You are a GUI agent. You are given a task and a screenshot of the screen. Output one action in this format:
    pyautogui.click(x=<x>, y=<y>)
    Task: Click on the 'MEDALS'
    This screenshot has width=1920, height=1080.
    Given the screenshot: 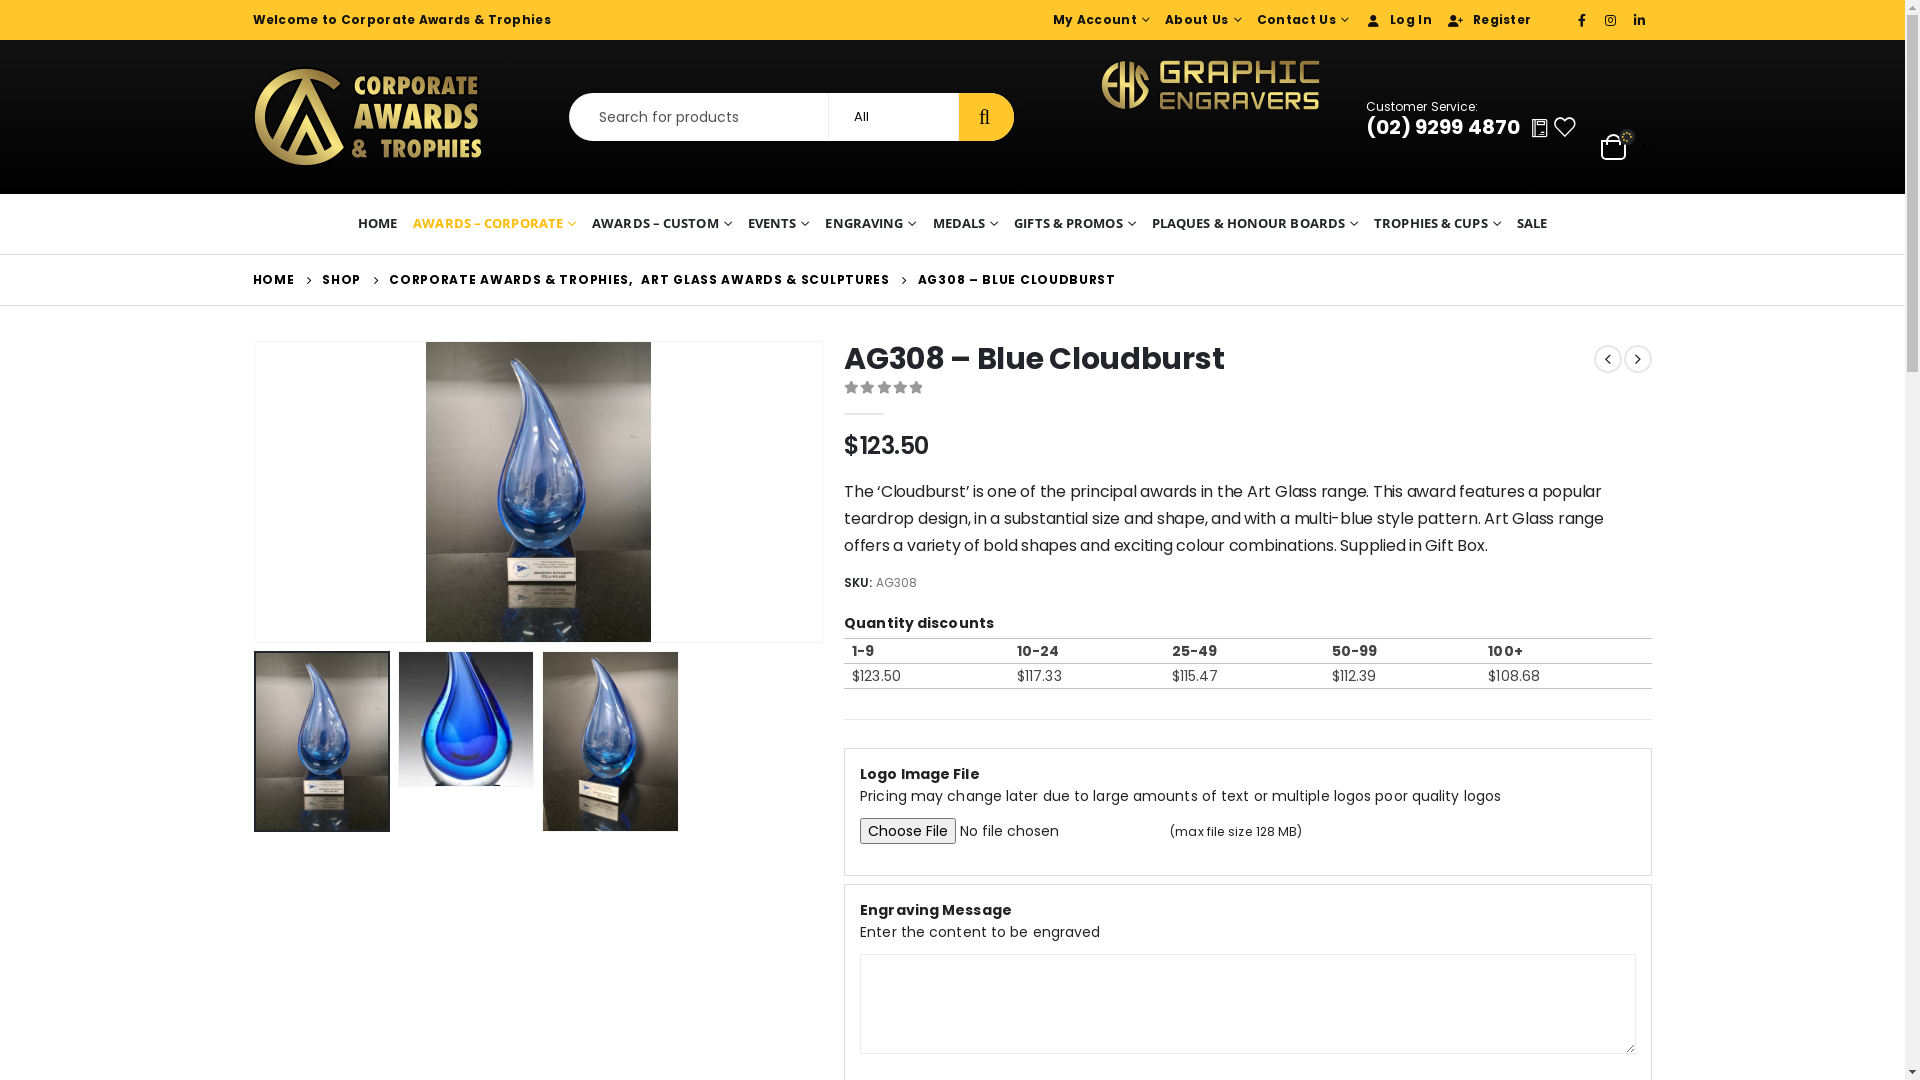 What is the action you would take?
    pyautogui.click(x=965, y=223)
    